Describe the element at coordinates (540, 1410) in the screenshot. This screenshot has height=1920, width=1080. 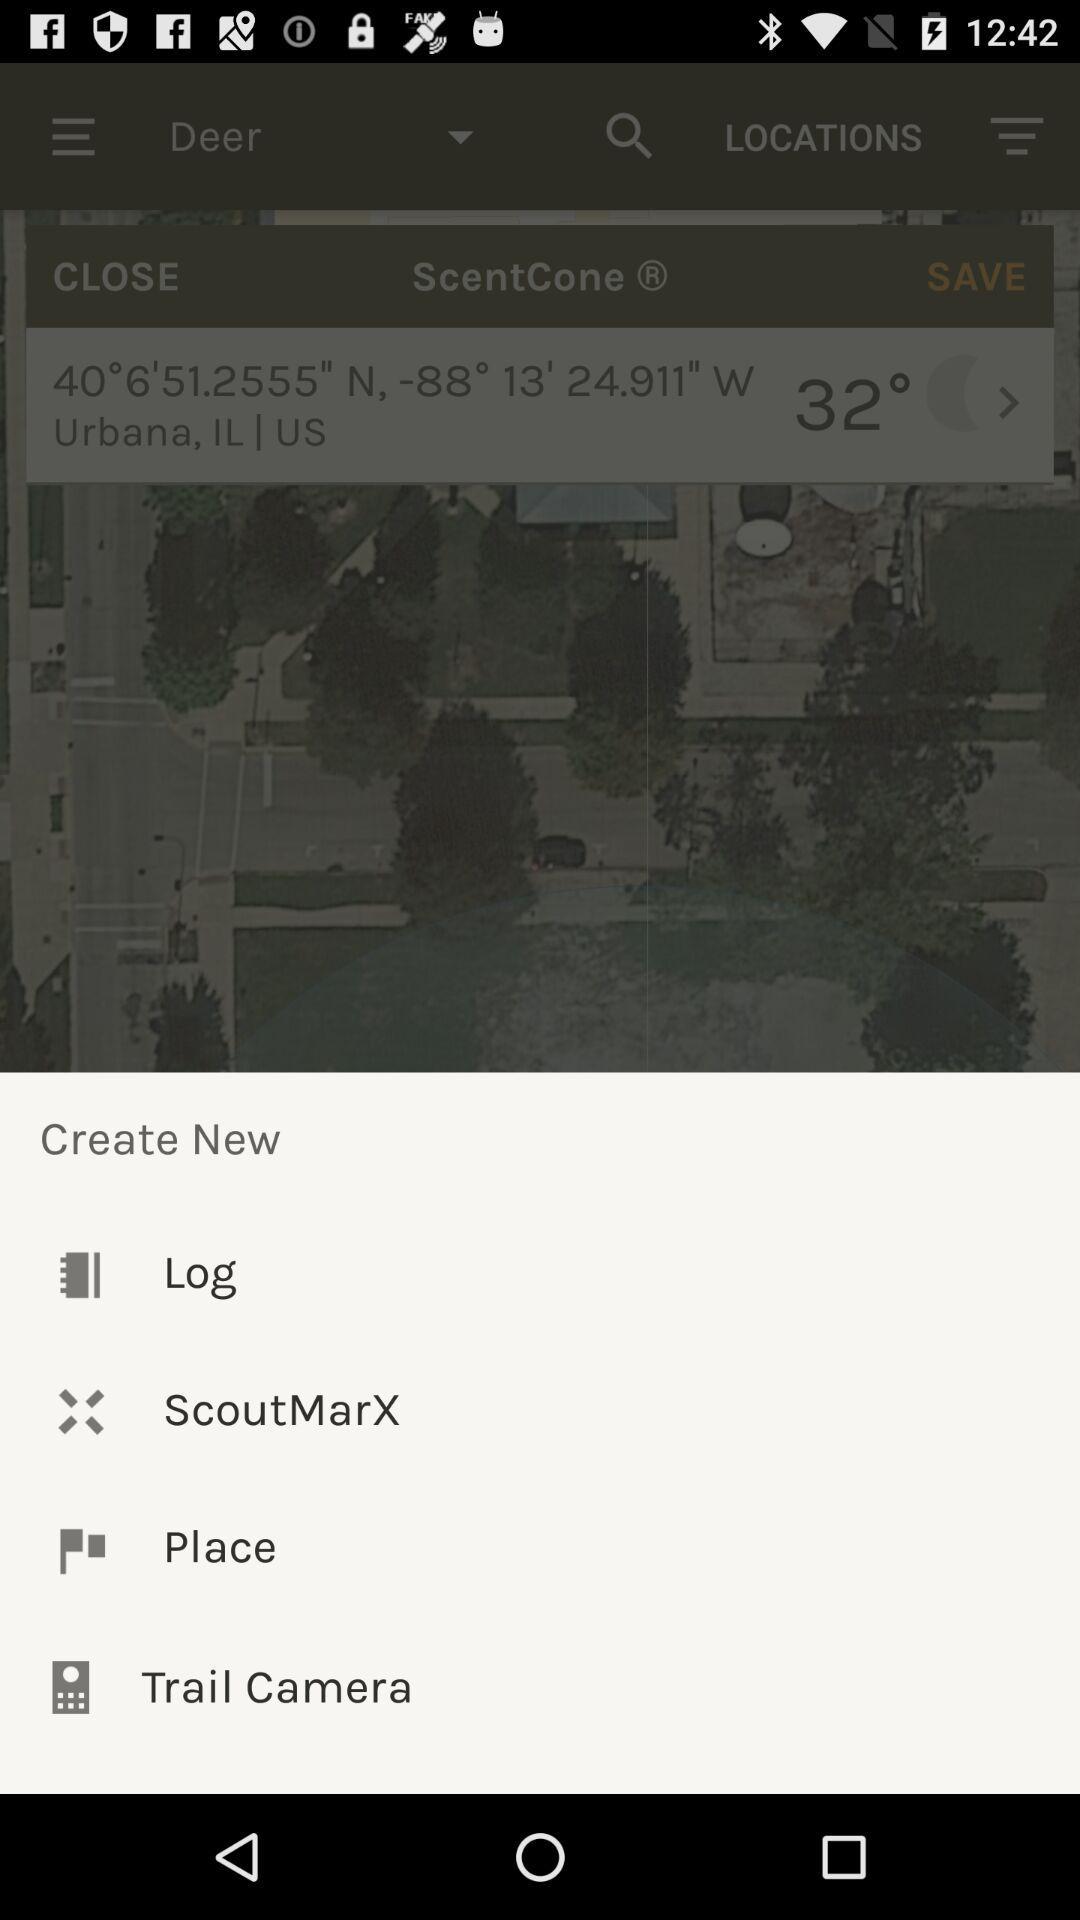
I see `the icon below log` at that location.